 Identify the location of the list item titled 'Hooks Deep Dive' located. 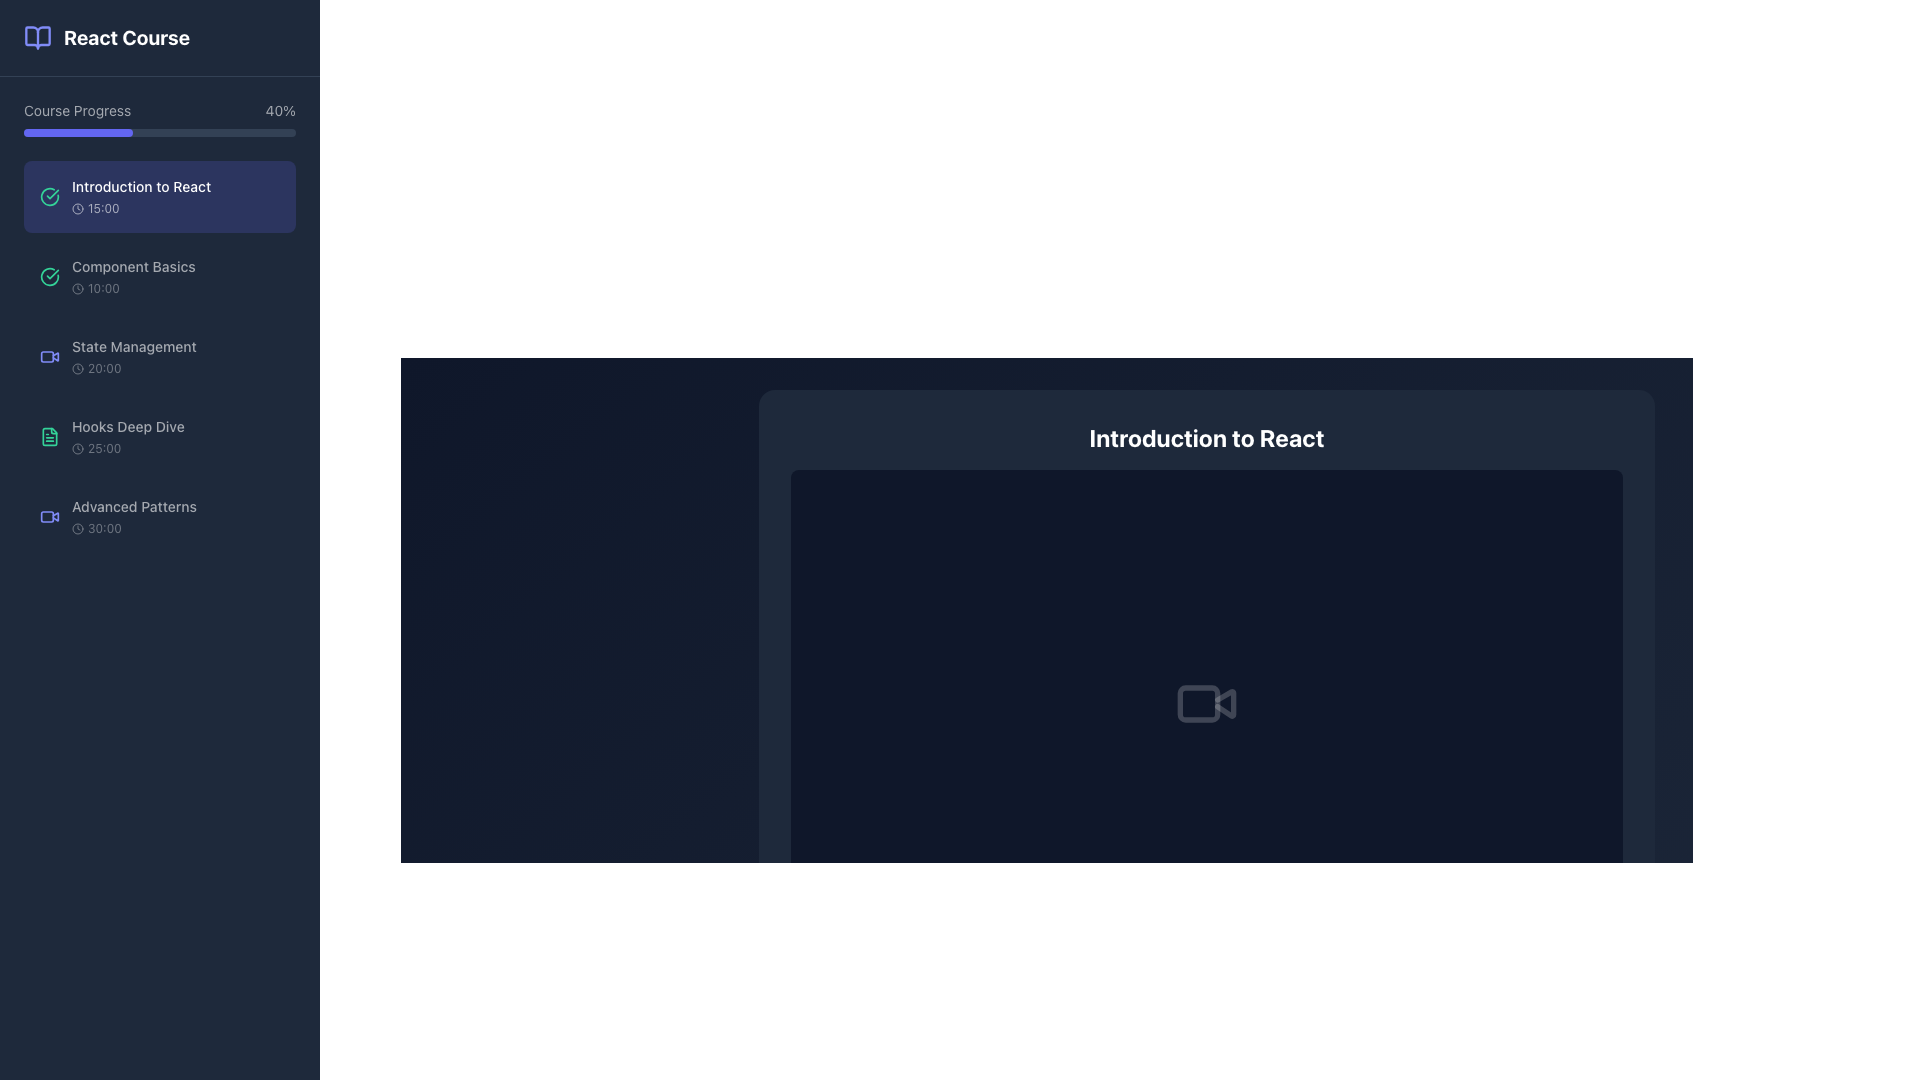
(176, 435).